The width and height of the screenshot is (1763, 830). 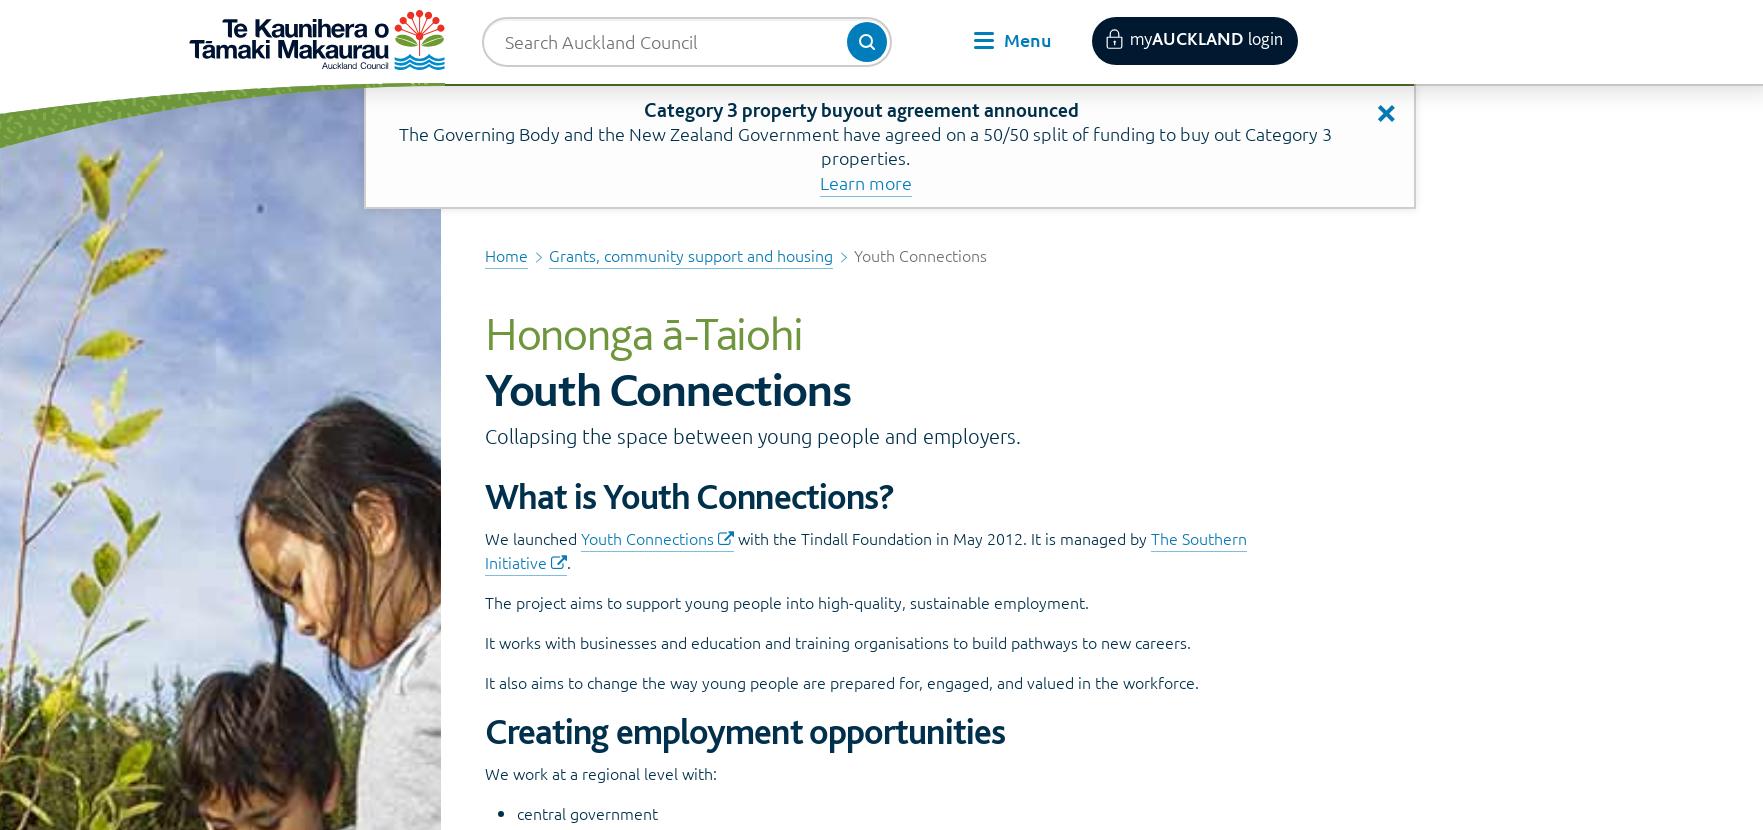 I want to click on '.', so click(x=571, y=560).